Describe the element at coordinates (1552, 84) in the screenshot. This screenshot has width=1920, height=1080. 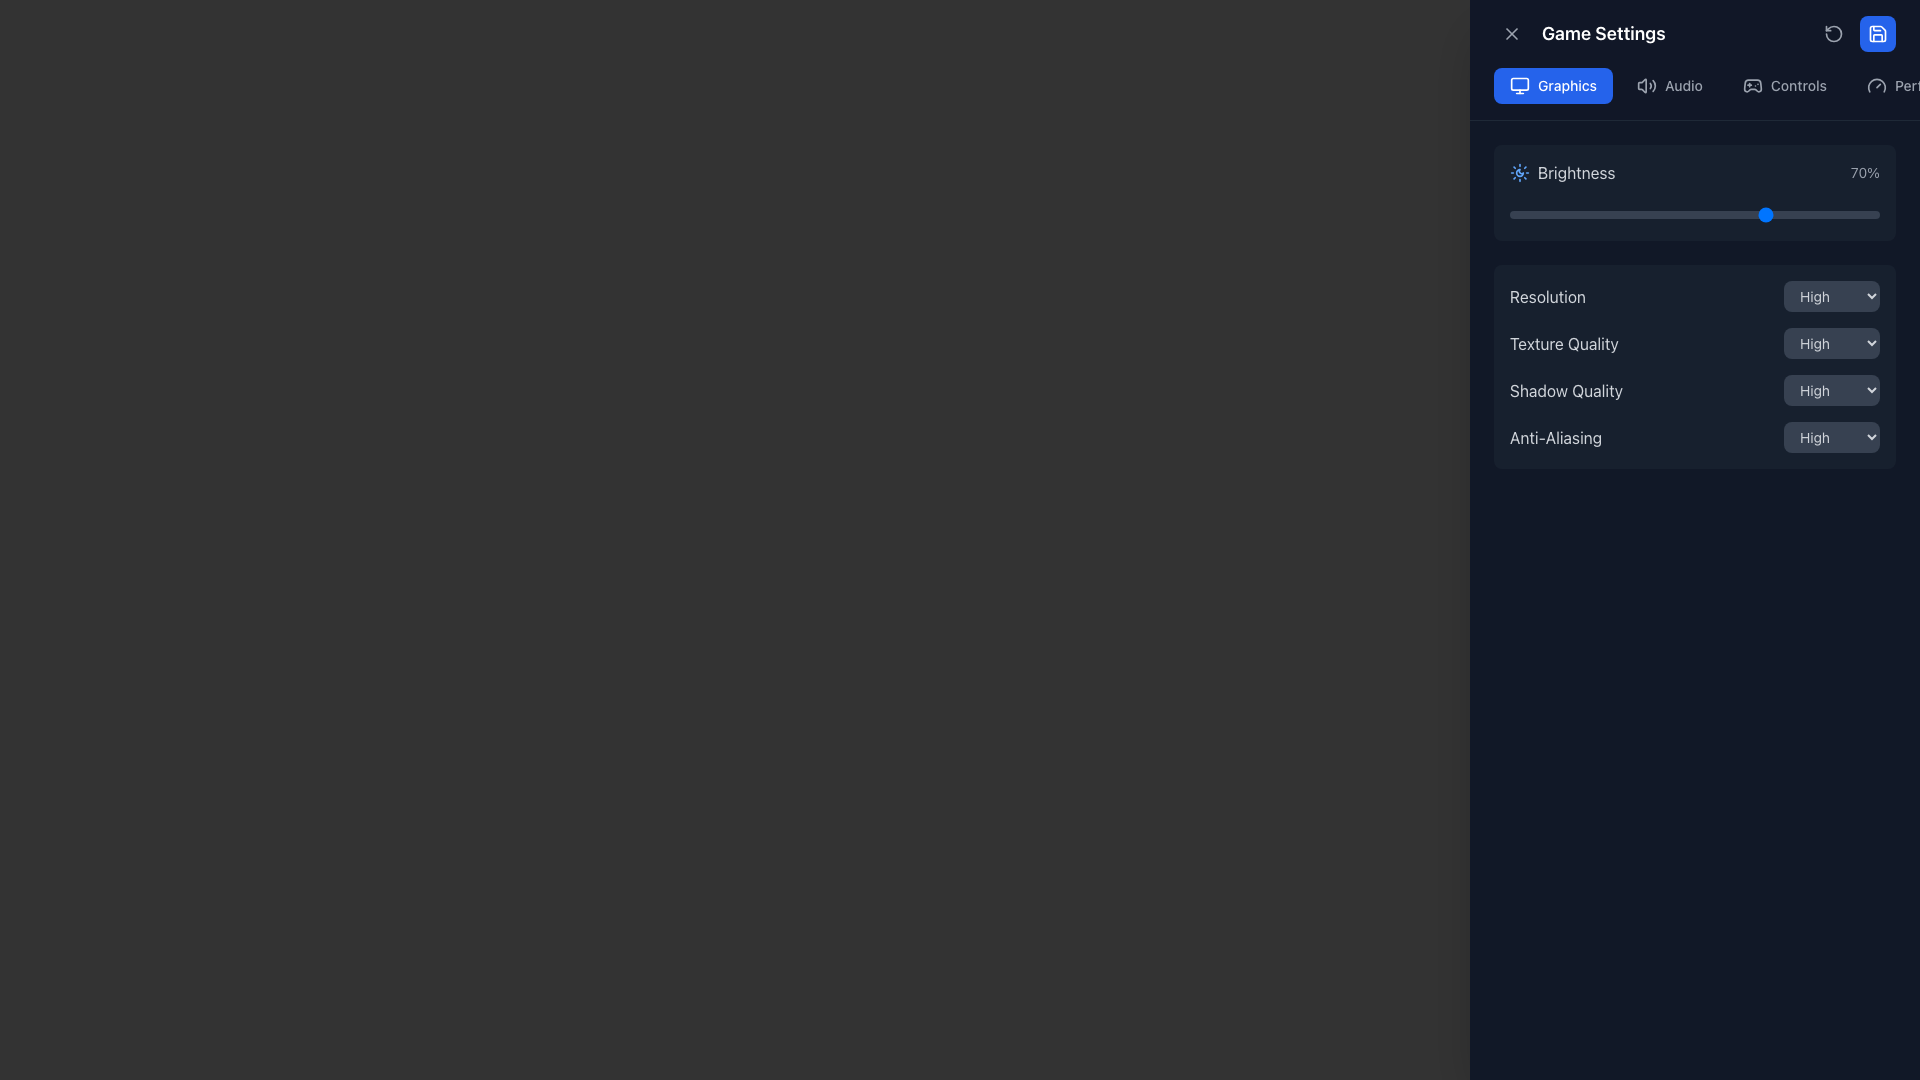
I see `the 'Graphics' settings button located at the top of the interface, which is the first selectable button in a row of buttons including 'Audio', 'Controls', and 'Performance'` at that location.